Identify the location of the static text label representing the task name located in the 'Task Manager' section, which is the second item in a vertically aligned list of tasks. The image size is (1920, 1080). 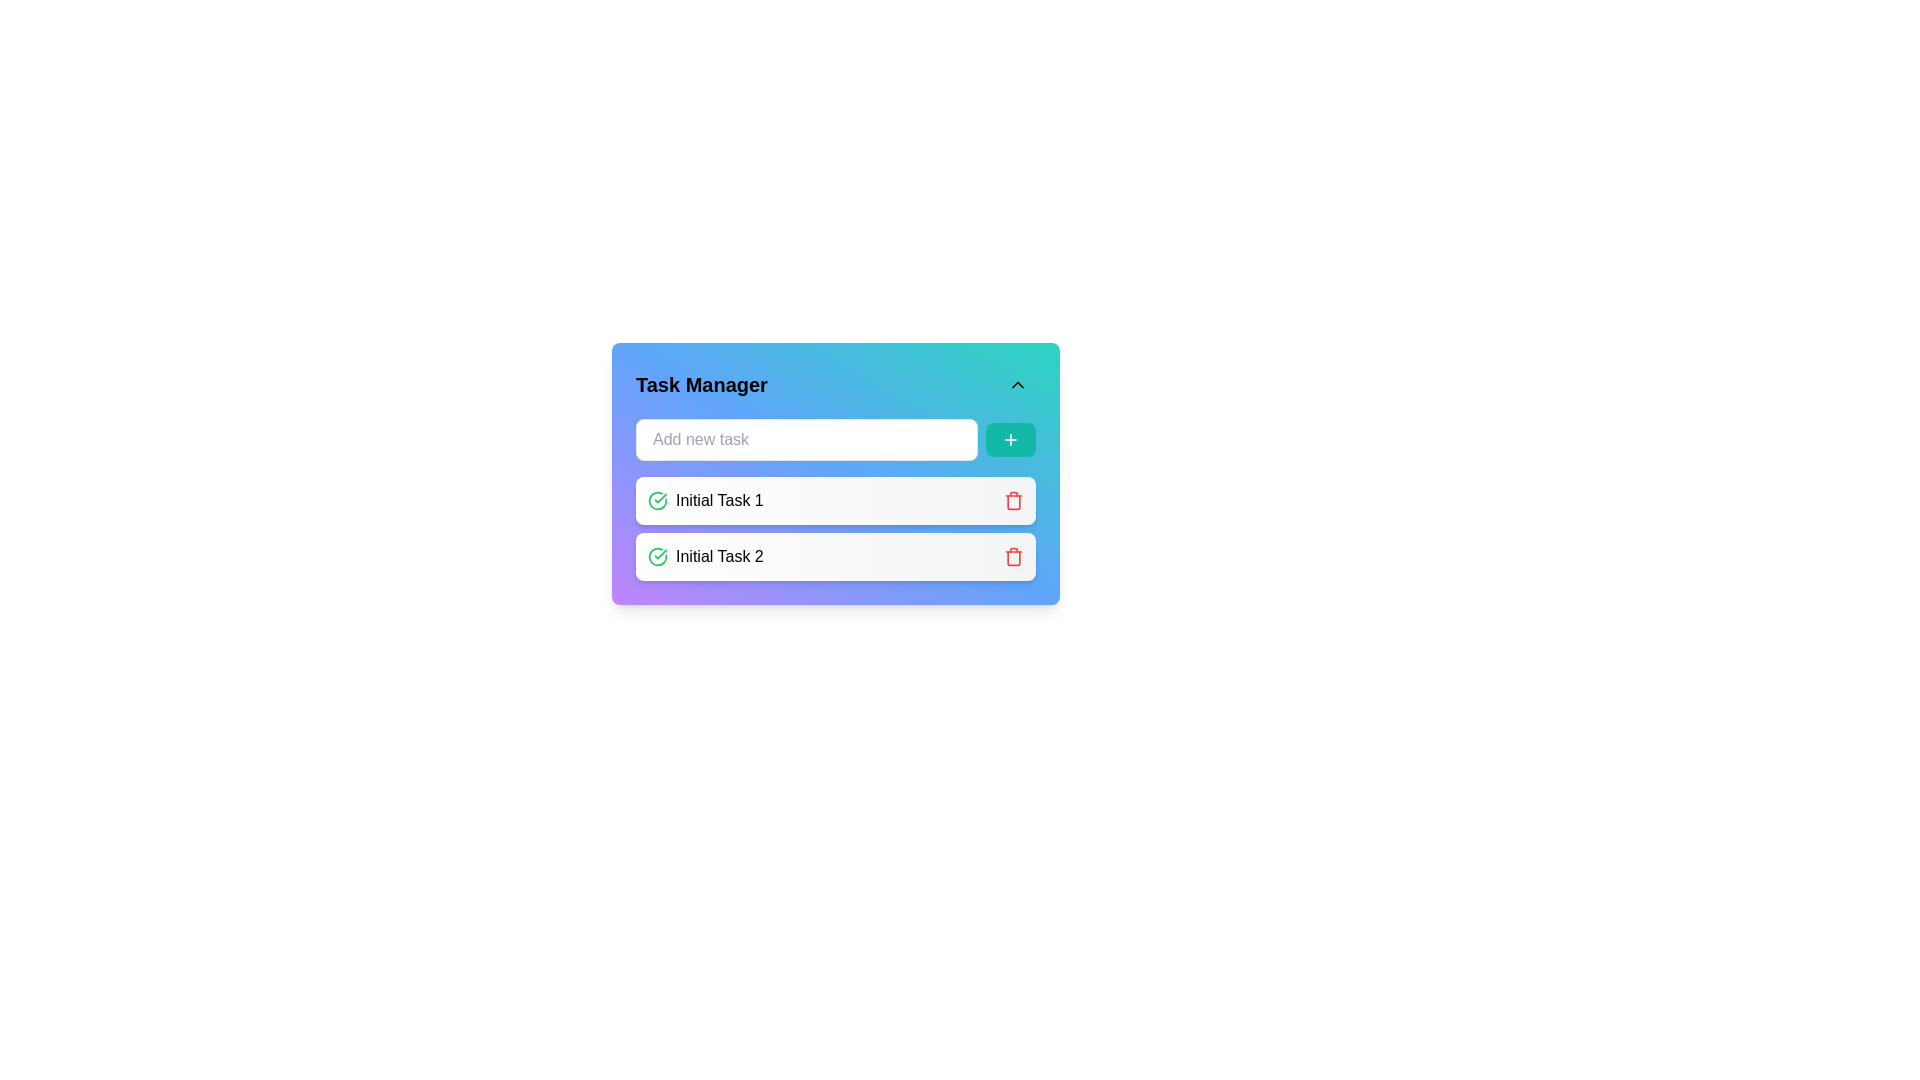
(719, 556).